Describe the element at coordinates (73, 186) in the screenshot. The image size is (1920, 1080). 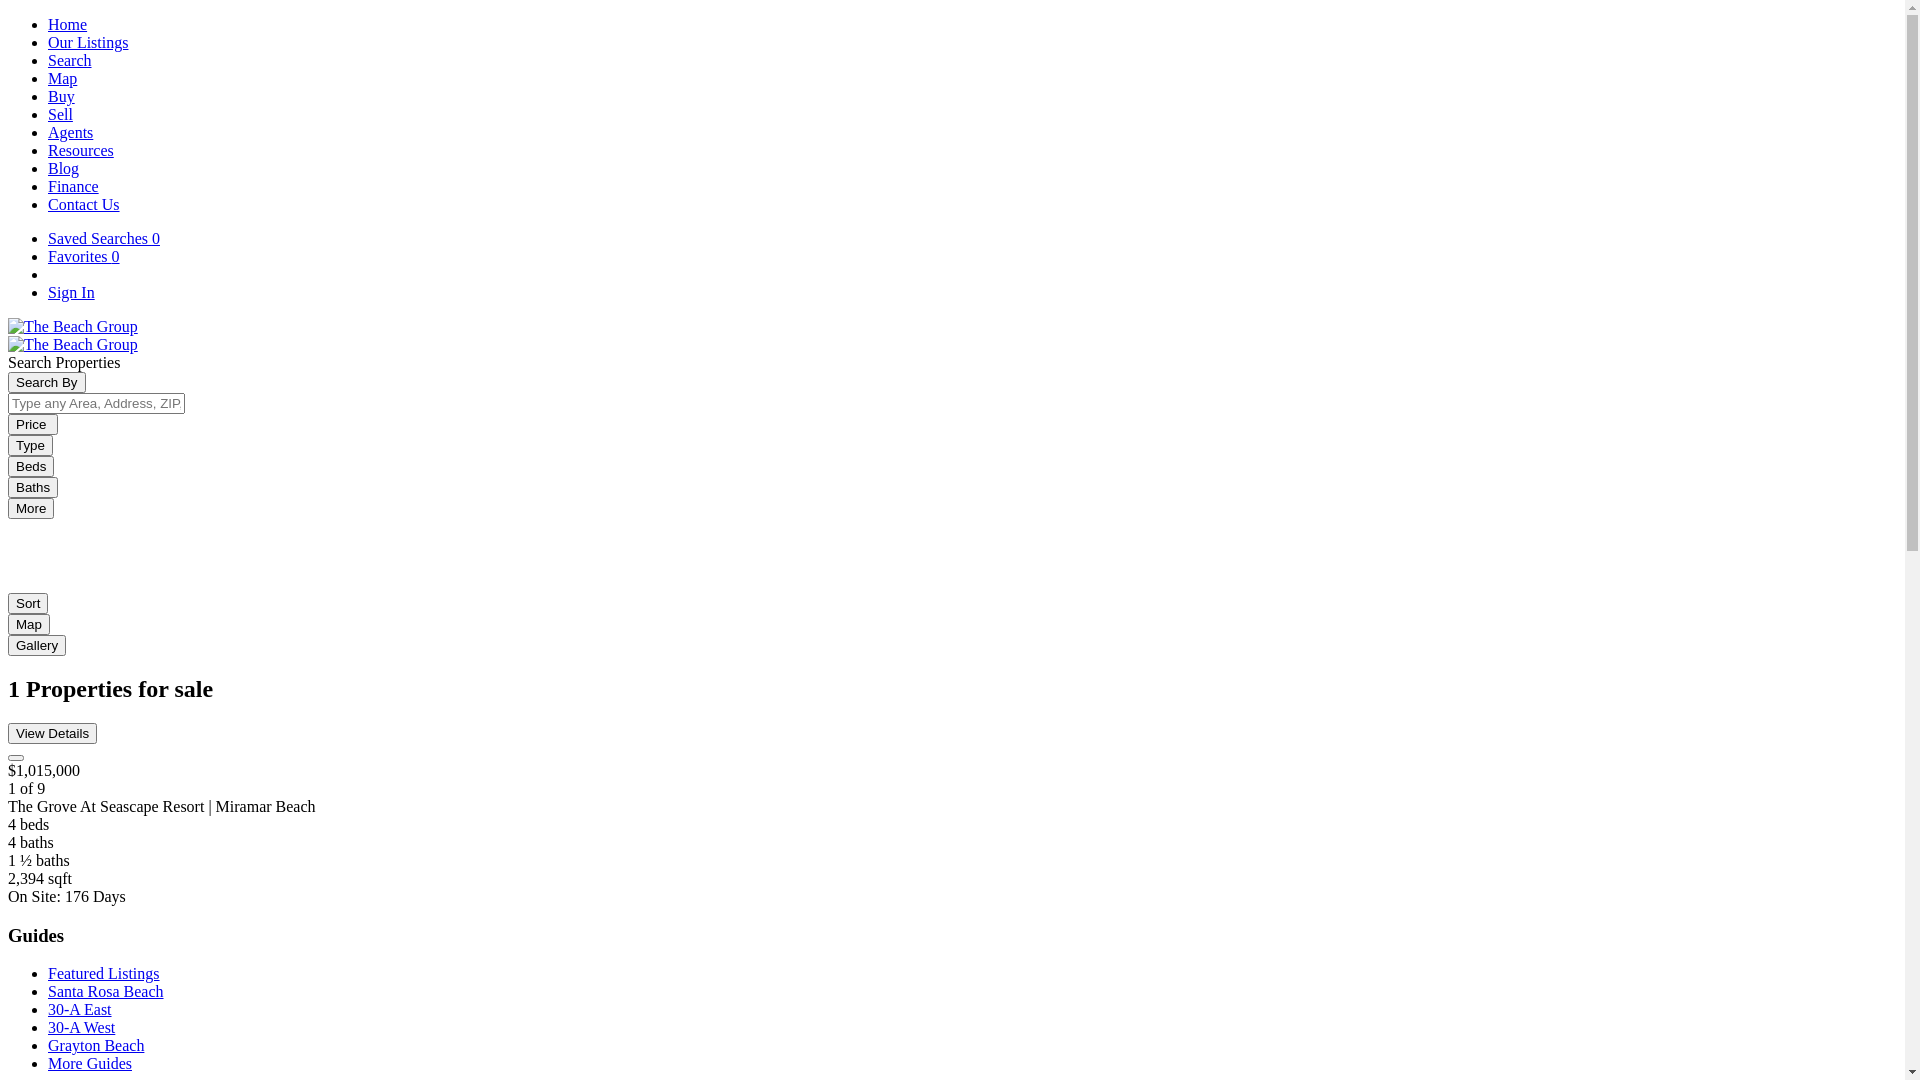
I see `'Finance'` at that location.